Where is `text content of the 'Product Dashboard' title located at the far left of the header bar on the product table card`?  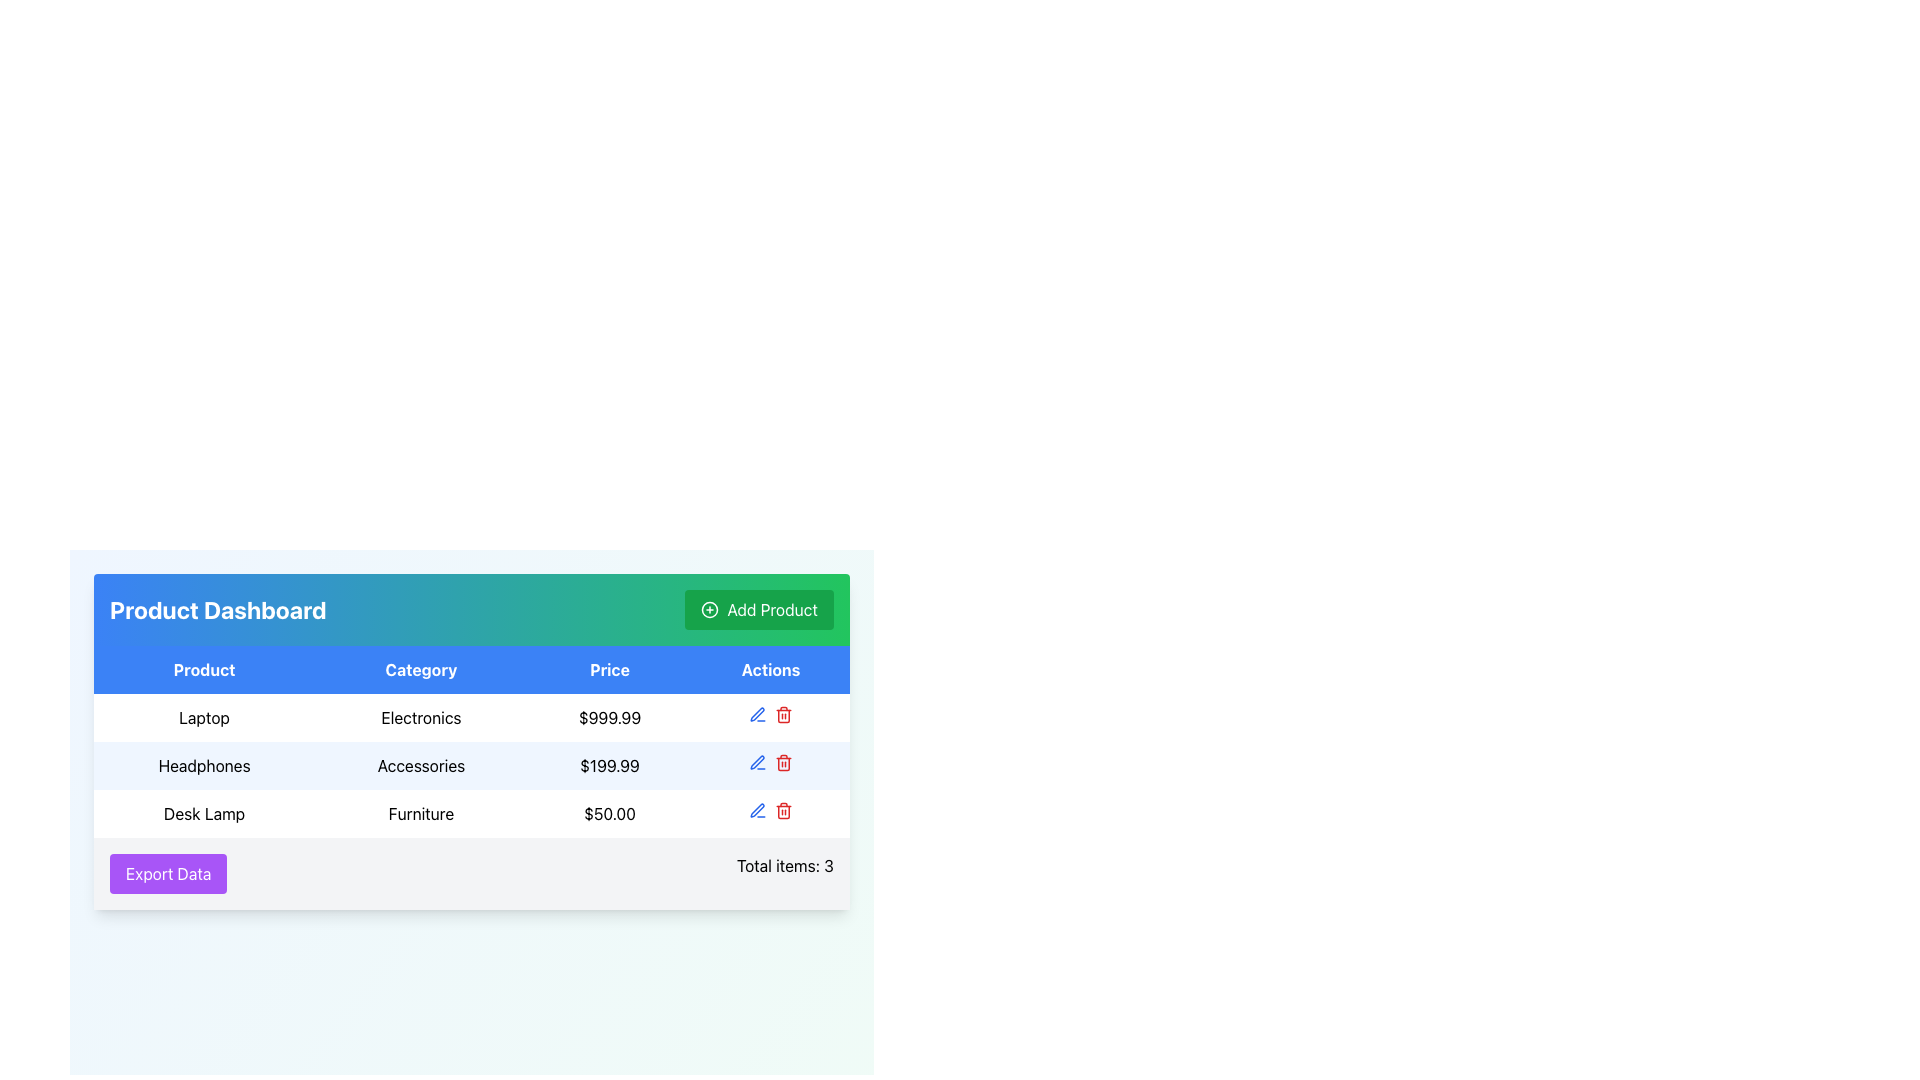
text content of the 'Product Dashboard' title located at the far left of the header bar on the product table card is located at coordinates (218, 608).